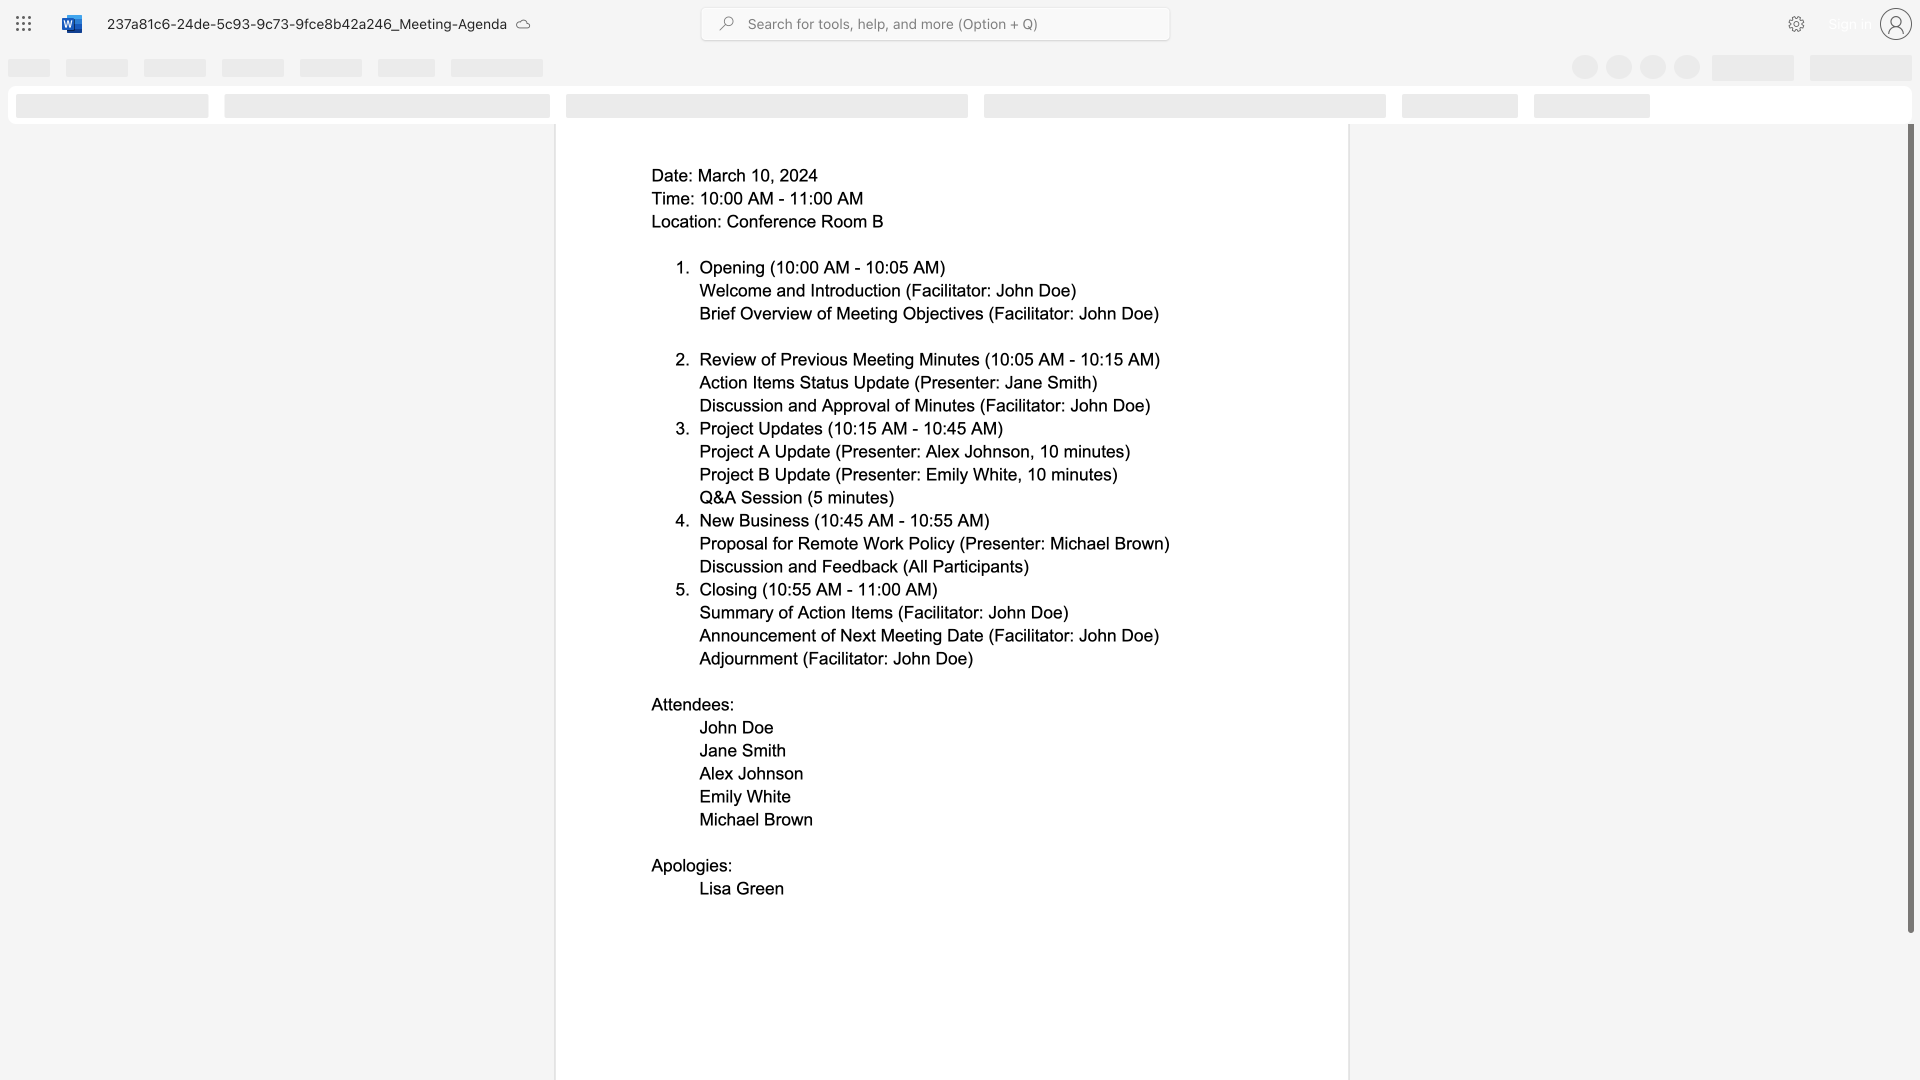 This screenshot has width=1920, height=1080. Describe the element at coordinates (754, 174) in the screenshot. I see `the 1th character "1" in the text` at that location.